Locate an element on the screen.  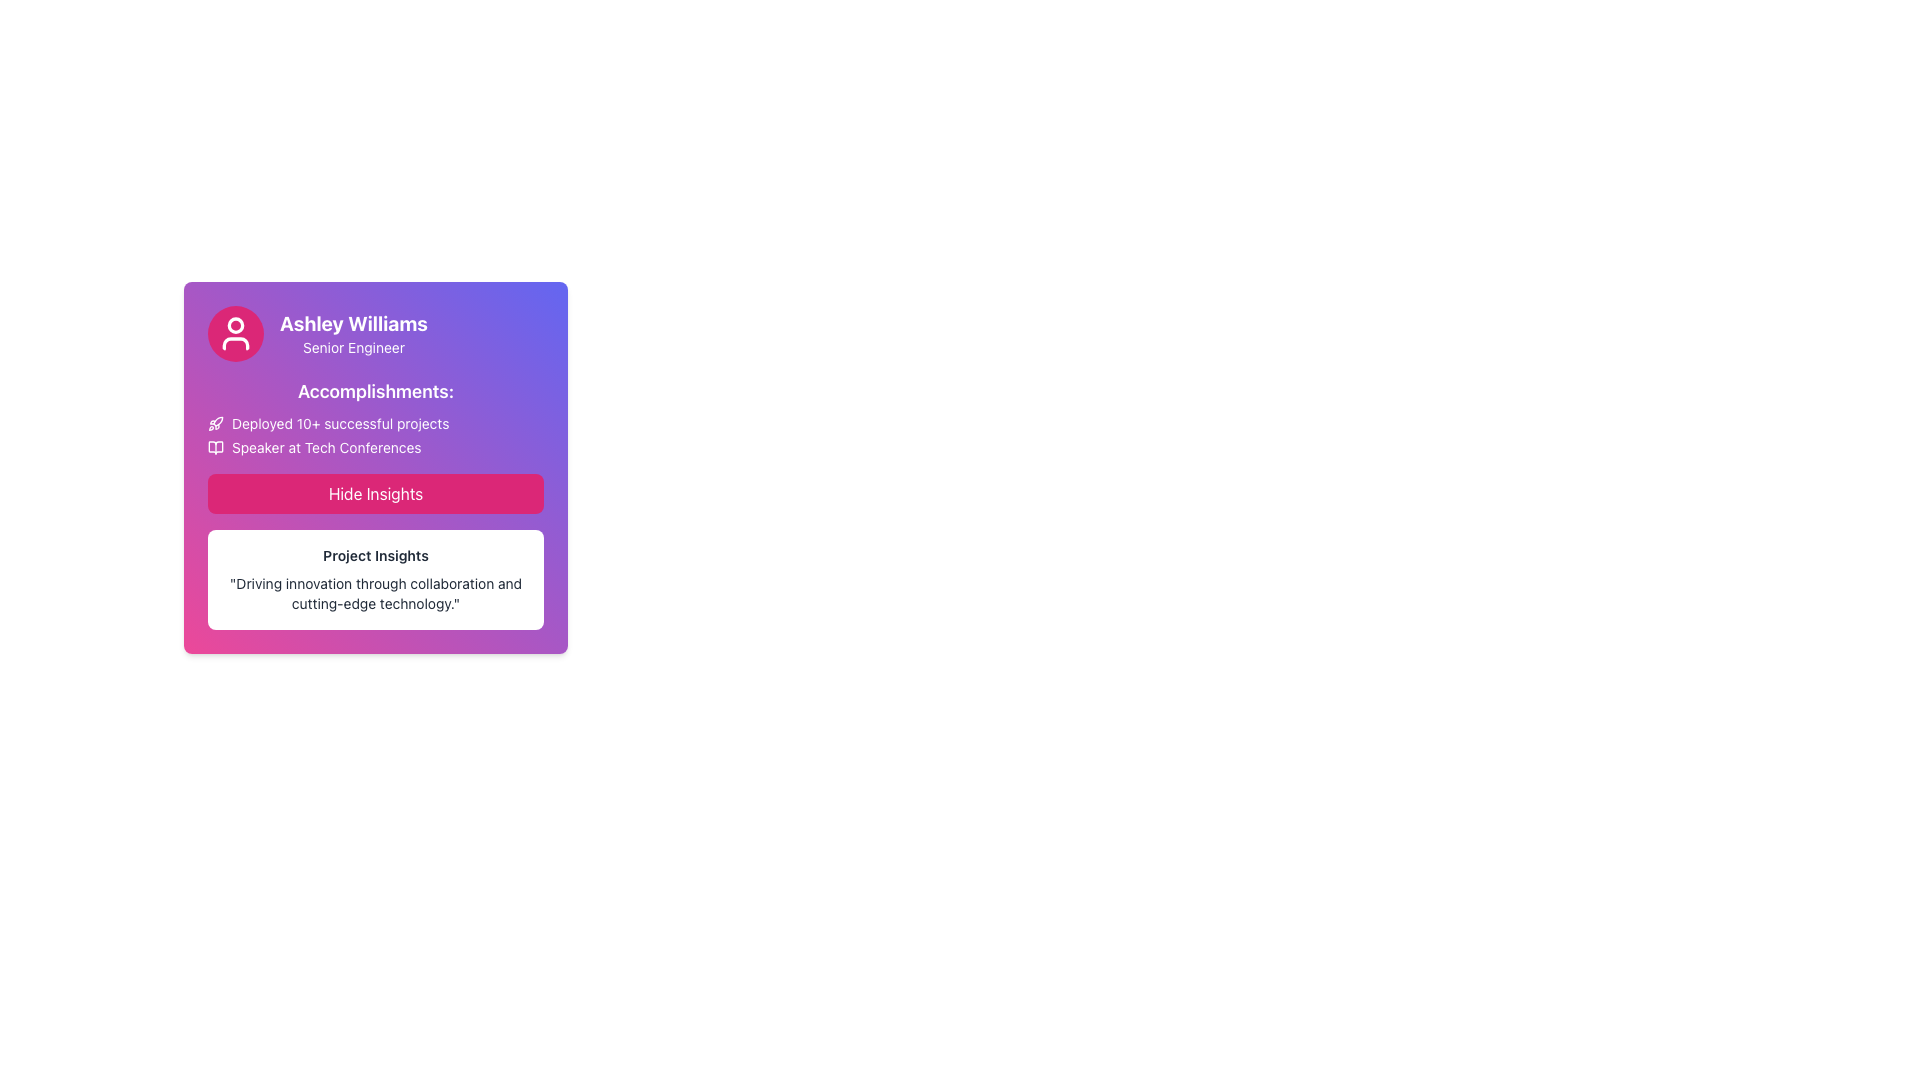
the Text block containing the lines 'Deployed 10+ successful projects' with a rocket icon and 'Speaker at Tech Conferences' with a book icon, which is styled with a purple gradient background and located below the 'Accomplishments:' heading is located at coordinates (375, 434).